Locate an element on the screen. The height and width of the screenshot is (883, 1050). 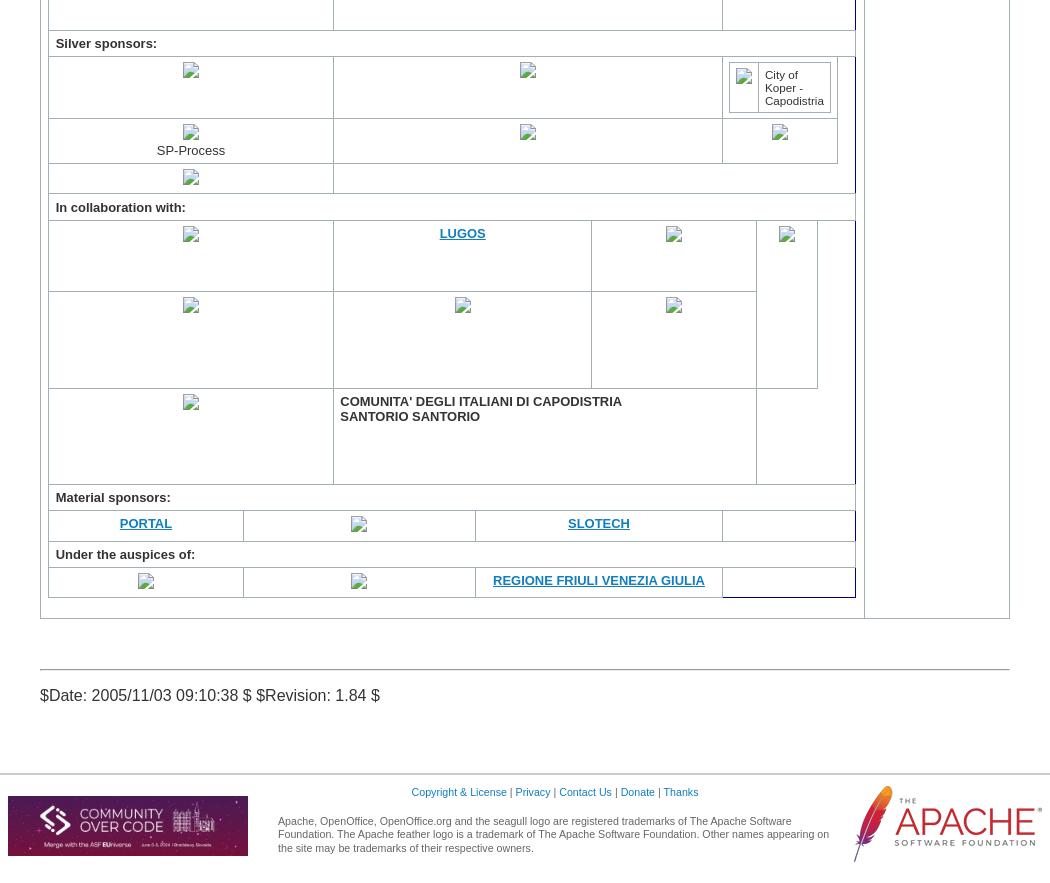
'Copyright & License' is located at coordinates (458, 790).